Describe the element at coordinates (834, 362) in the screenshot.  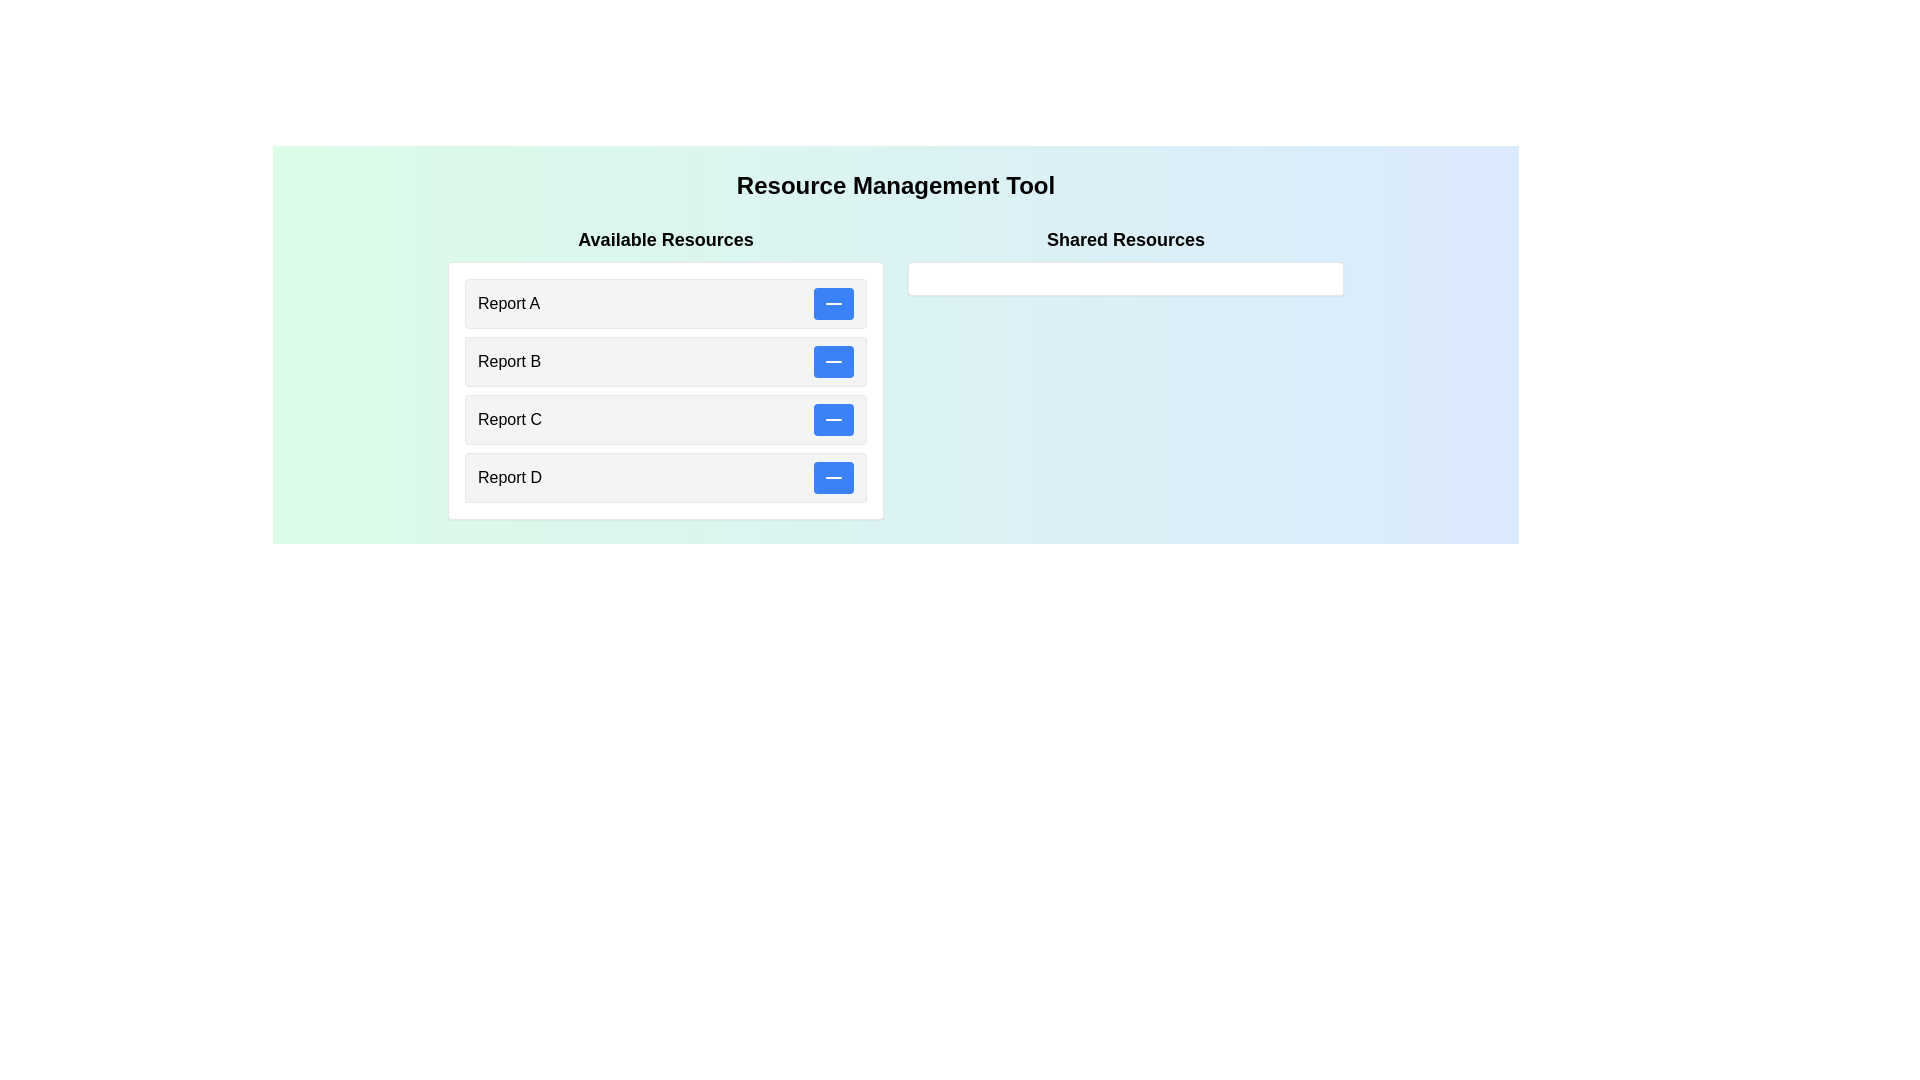
I see `'-' button for the resource 'Report B' in the 'Available Resources' list` at that location.